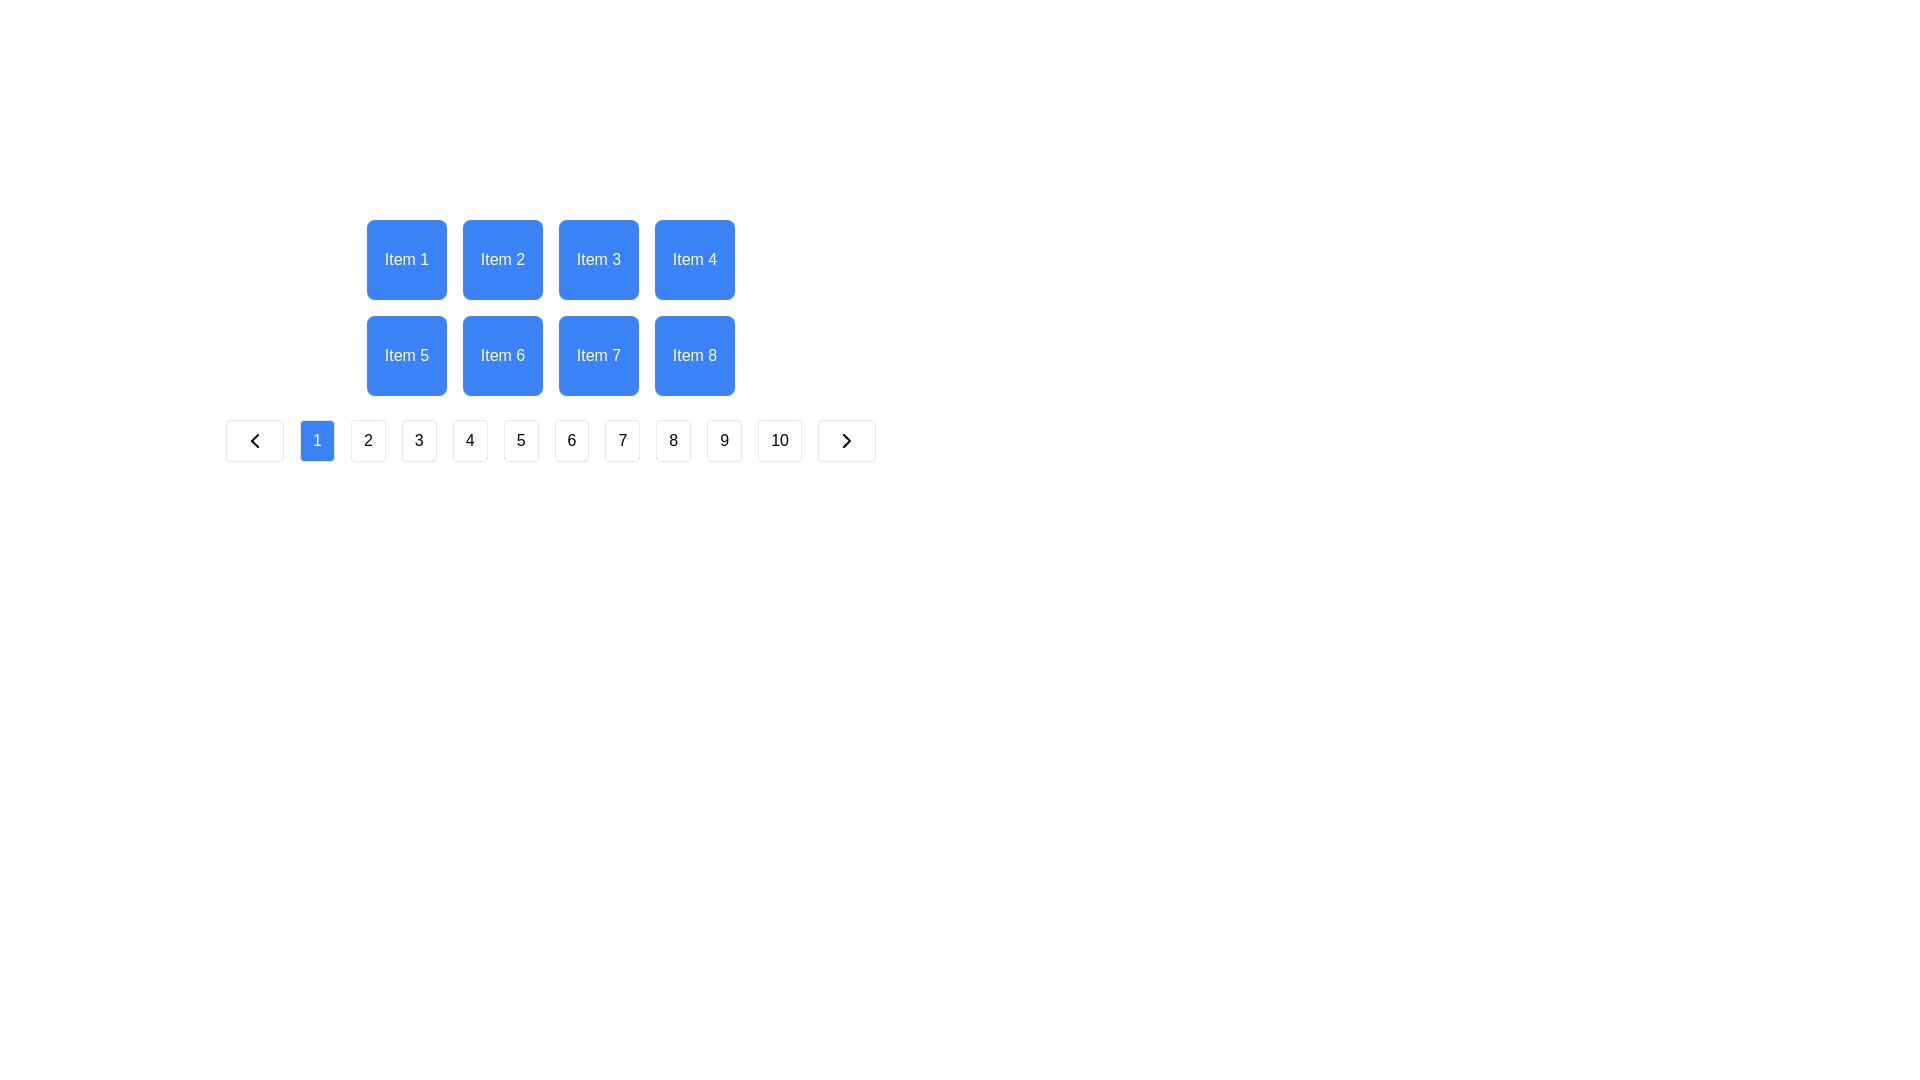 The image size is (1920, 1080). What do you see at coordinates (846, 439) in the screenshot?
I see `the rightward-pointing chevron icon in the pagination control` at bounding box center [846, 439].